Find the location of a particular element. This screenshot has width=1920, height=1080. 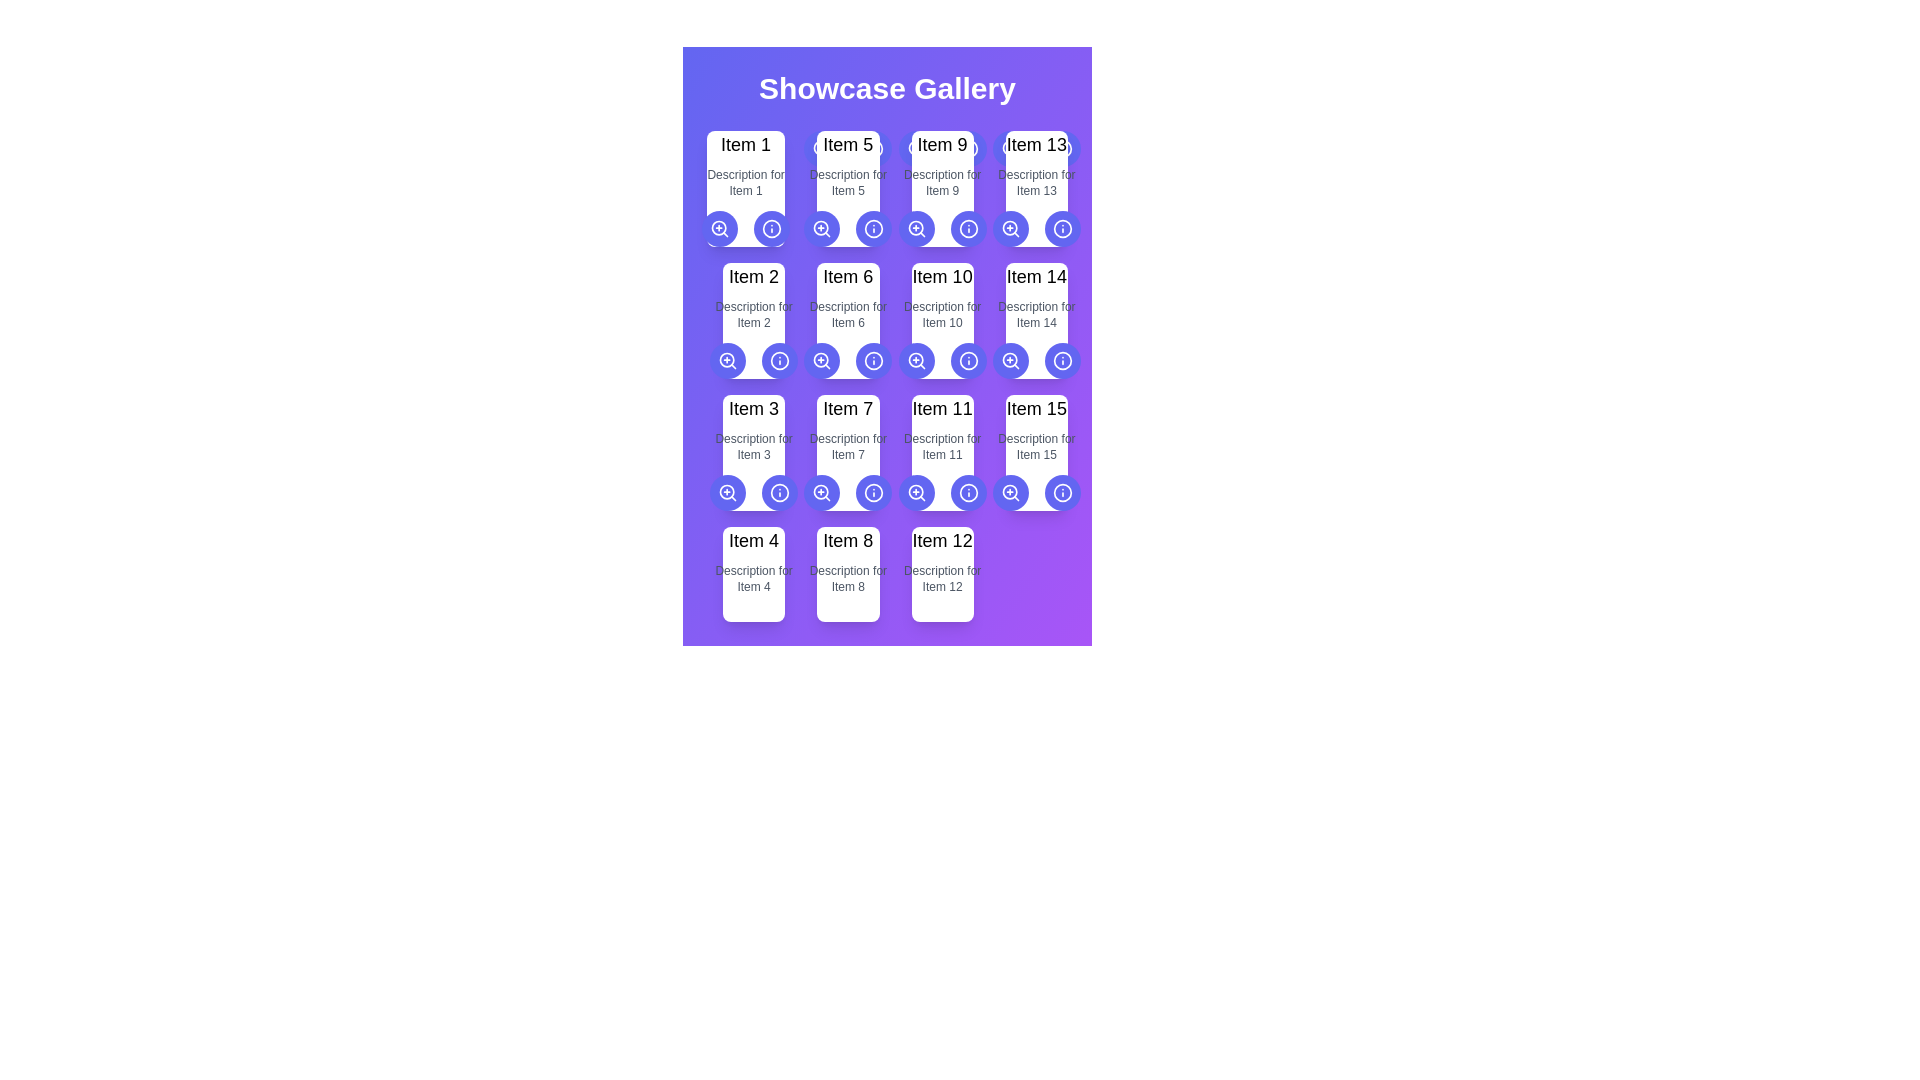

the left button of the grouped interactive buttons, which features a magnifying glass icon with a plus symbol is located at coordinates (753, 361).